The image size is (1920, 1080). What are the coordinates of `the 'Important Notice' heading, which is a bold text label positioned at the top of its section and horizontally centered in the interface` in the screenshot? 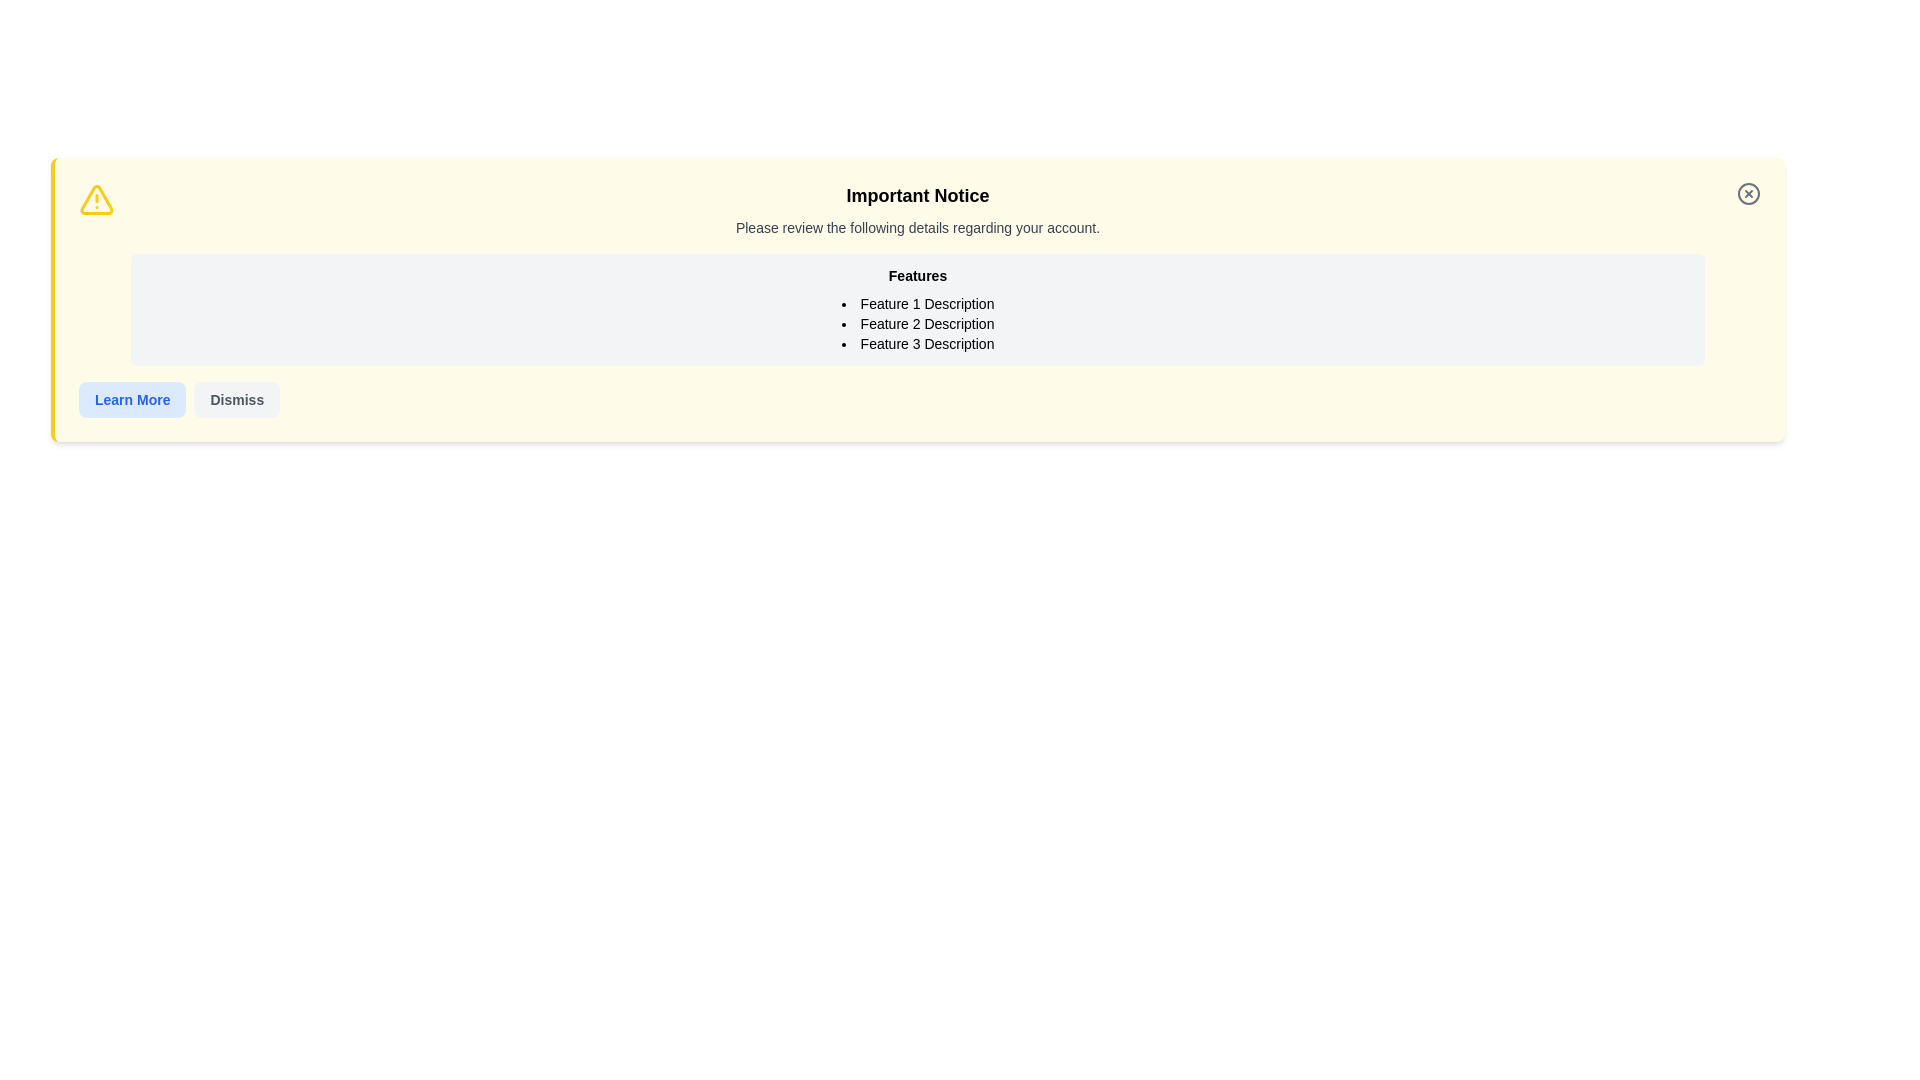 It's located at (916, 196).